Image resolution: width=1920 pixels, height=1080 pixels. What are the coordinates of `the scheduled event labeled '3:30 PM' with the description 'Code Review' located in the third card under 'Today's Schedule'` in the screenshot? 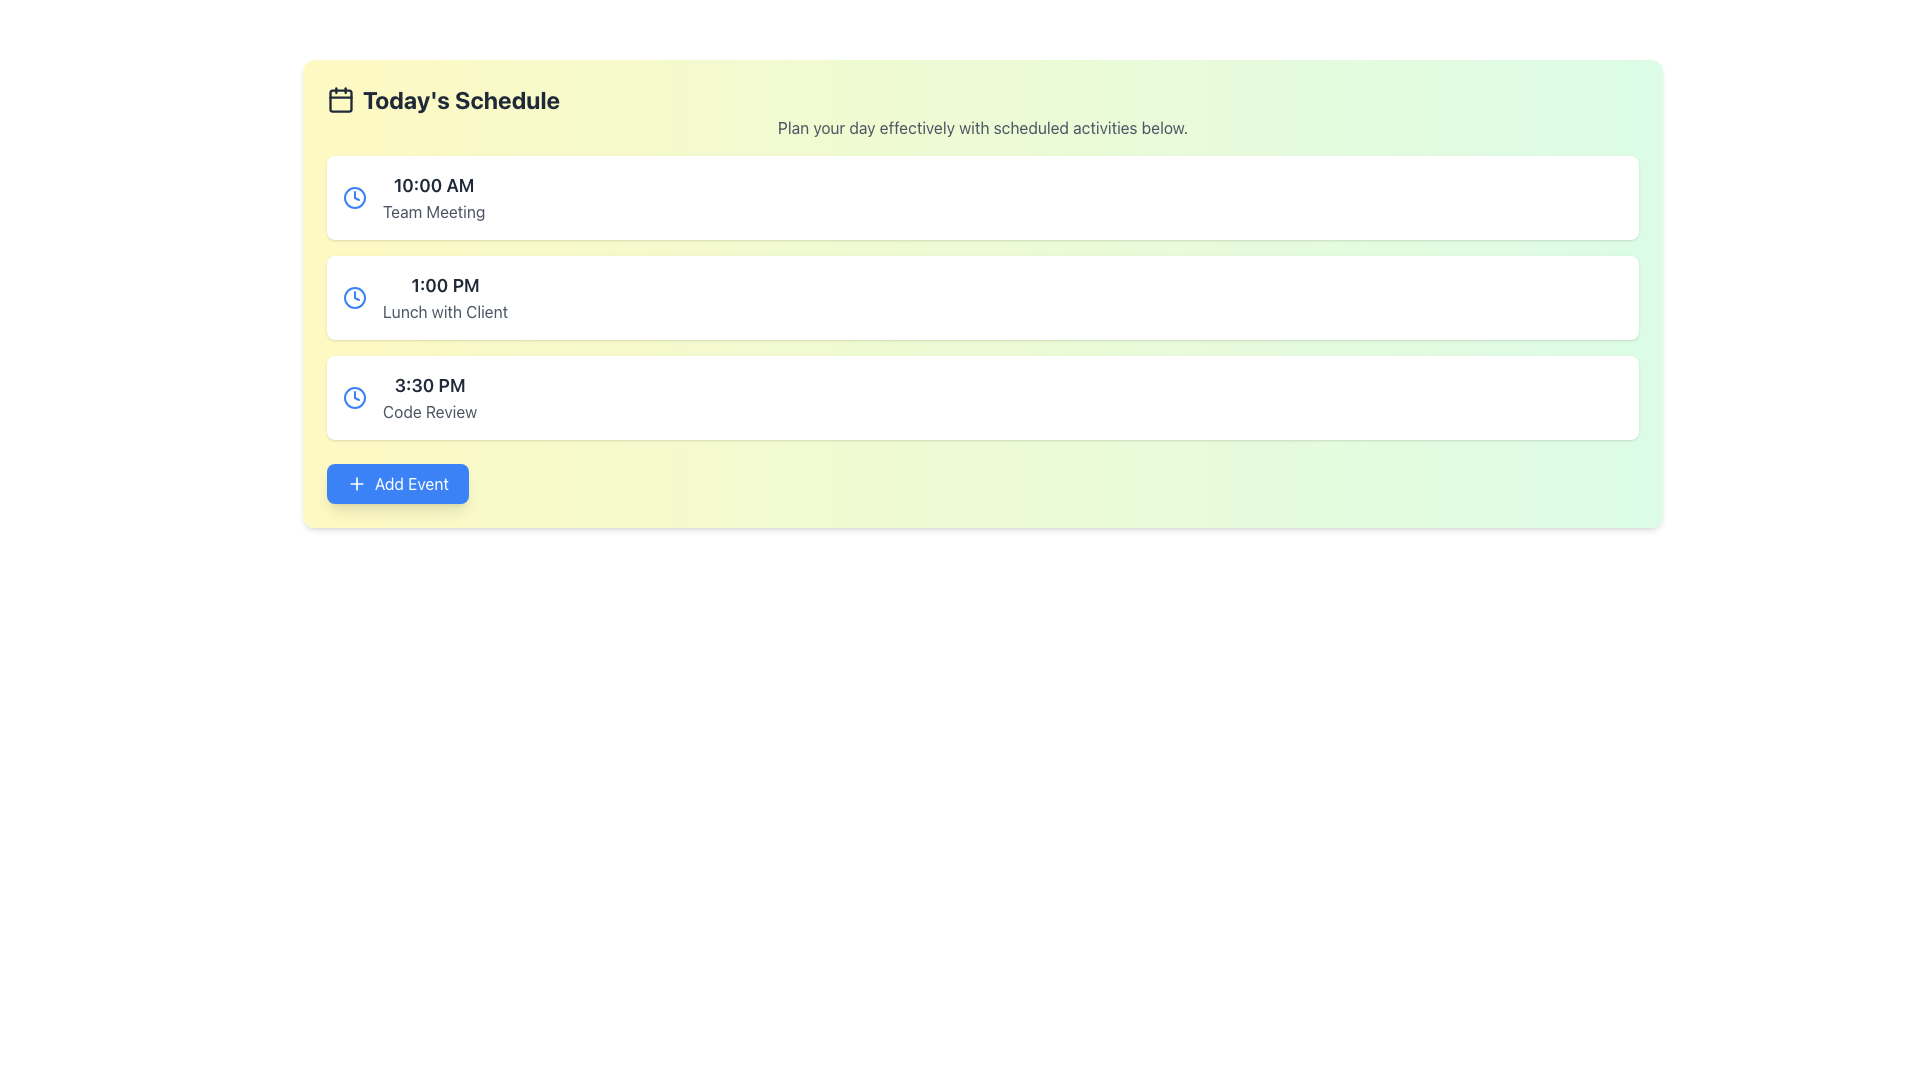 It's located at (429, 397).